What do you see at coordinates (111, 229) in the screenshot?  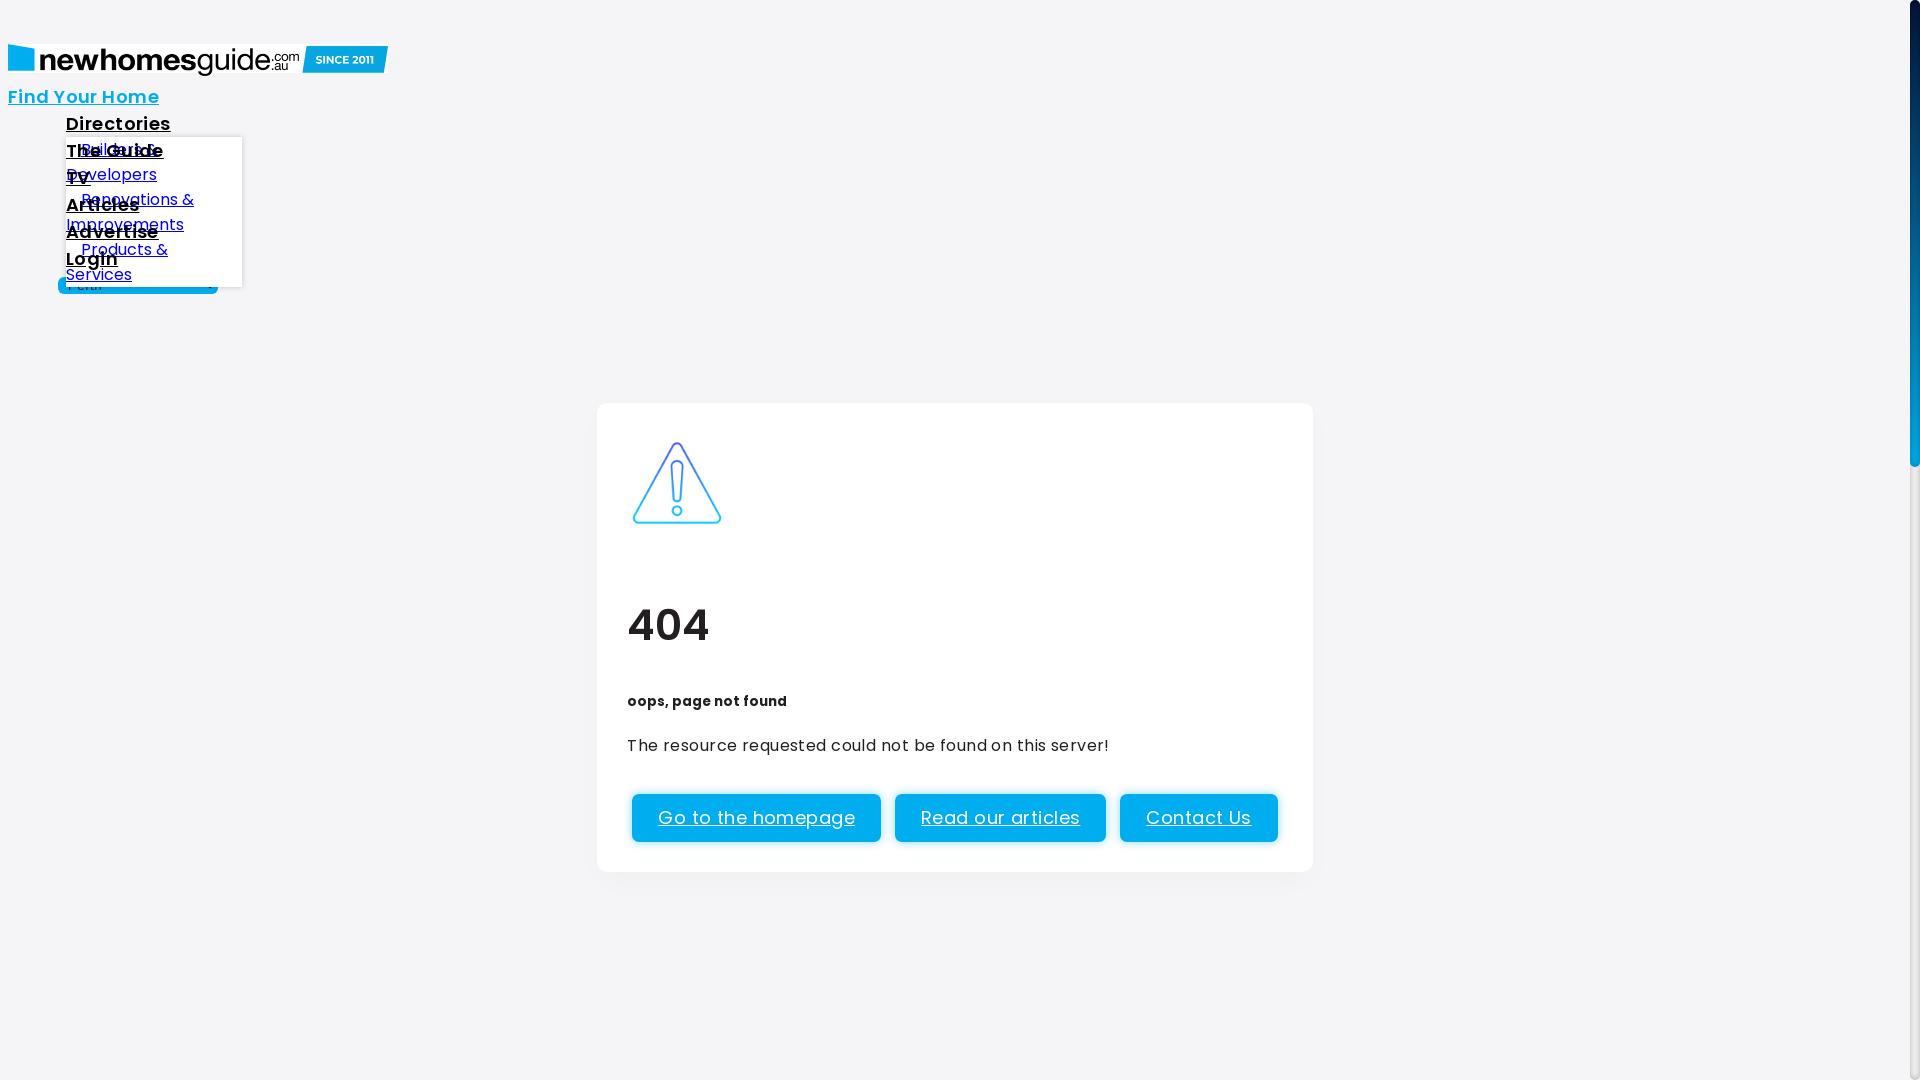 I see `'Advertise'` at bounding box center [111, 229].